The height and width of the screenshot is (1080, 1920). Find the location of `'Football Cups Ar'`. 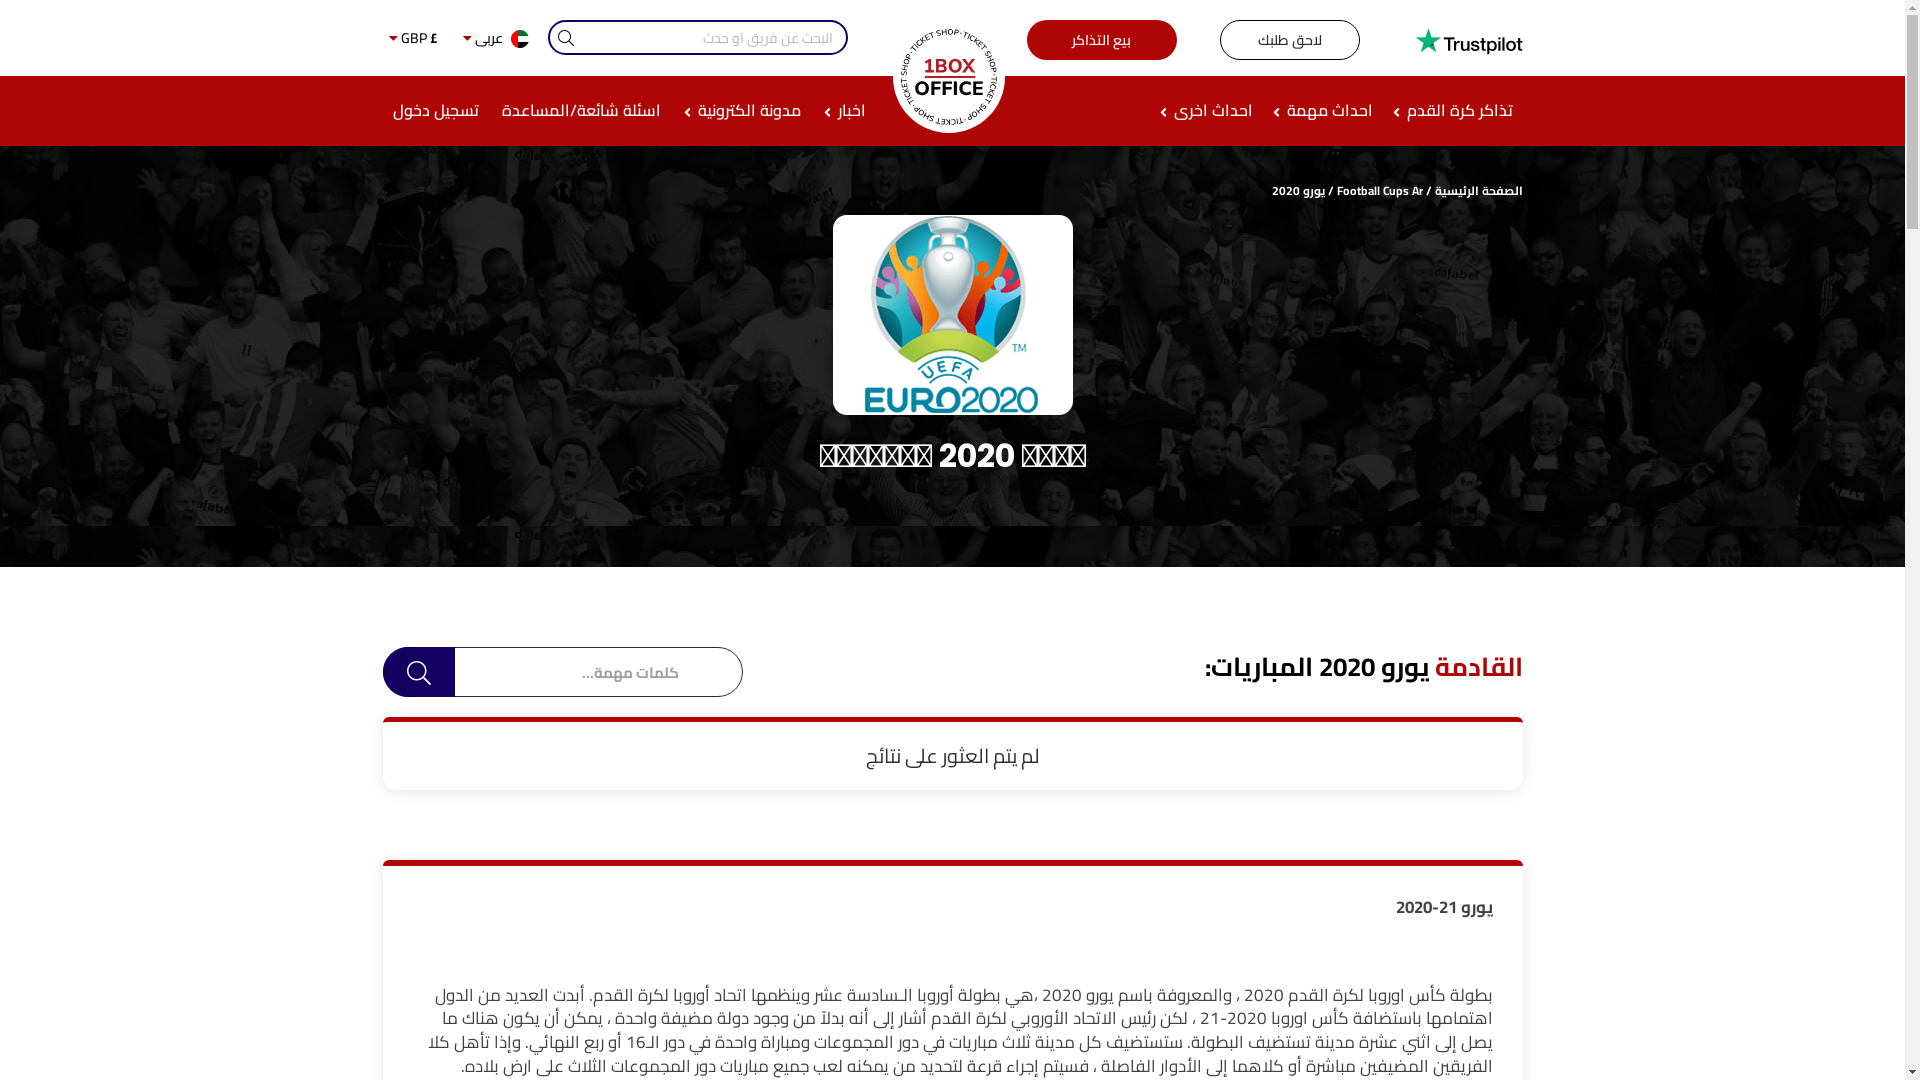

'Football Cups Ar' is located at coordinates (1377, 190).